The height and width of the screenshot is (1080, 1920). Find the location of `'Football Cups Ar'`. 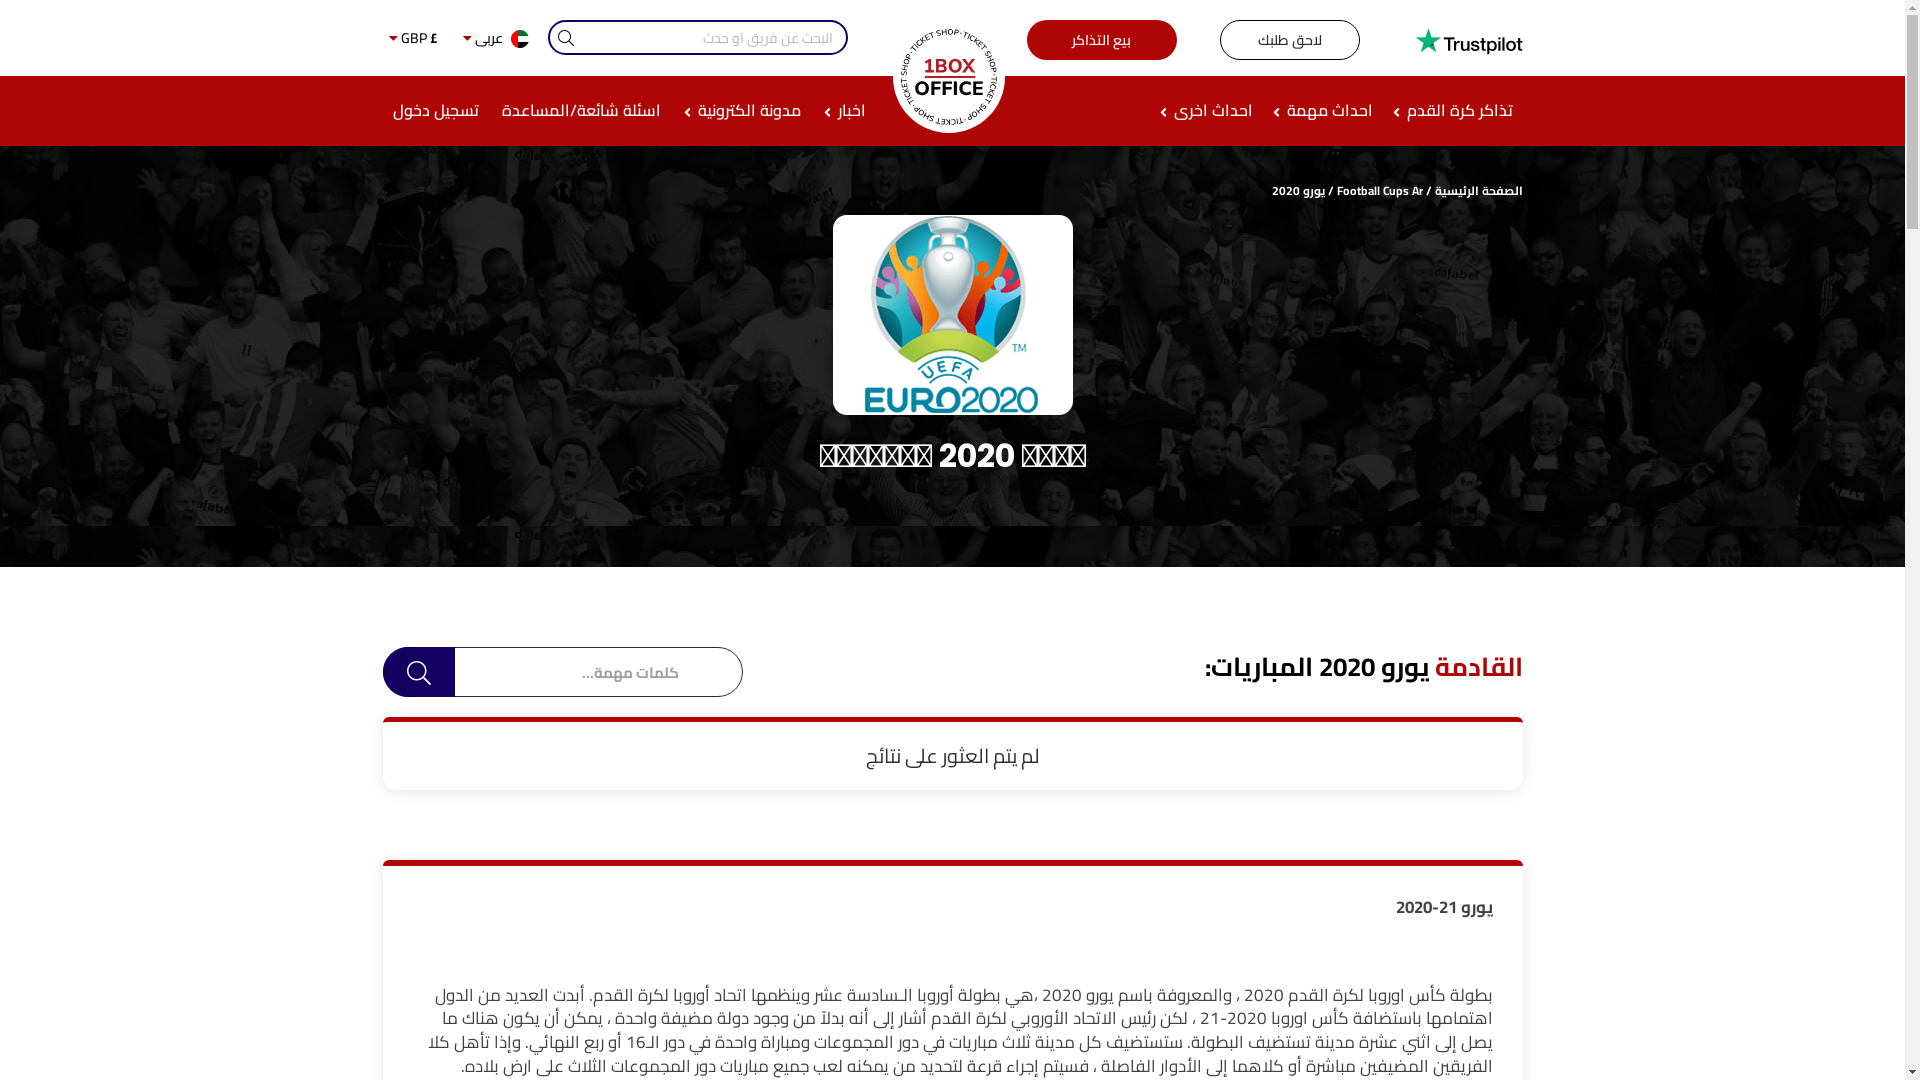

'Football Cups Ar' is located at coordinates (1377, 190).